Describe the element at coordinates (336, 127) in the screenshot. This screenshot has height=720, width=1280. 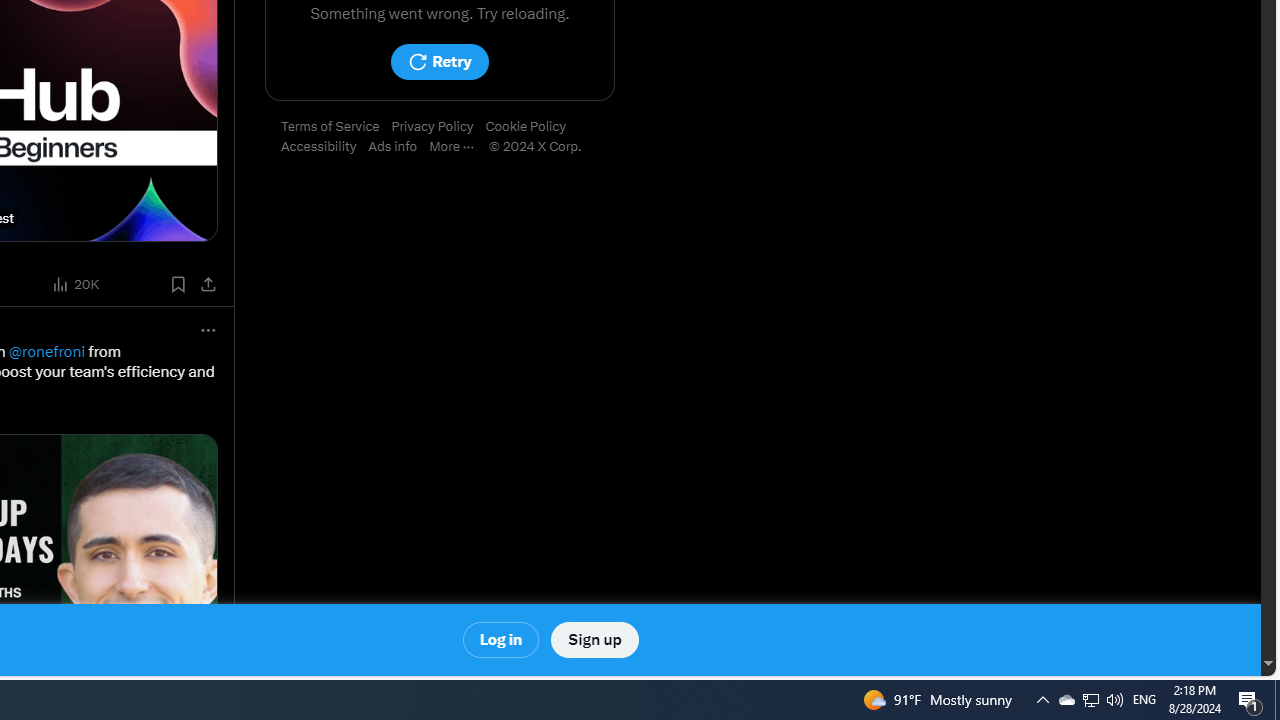
I see `'Terms of Service'` at that location.